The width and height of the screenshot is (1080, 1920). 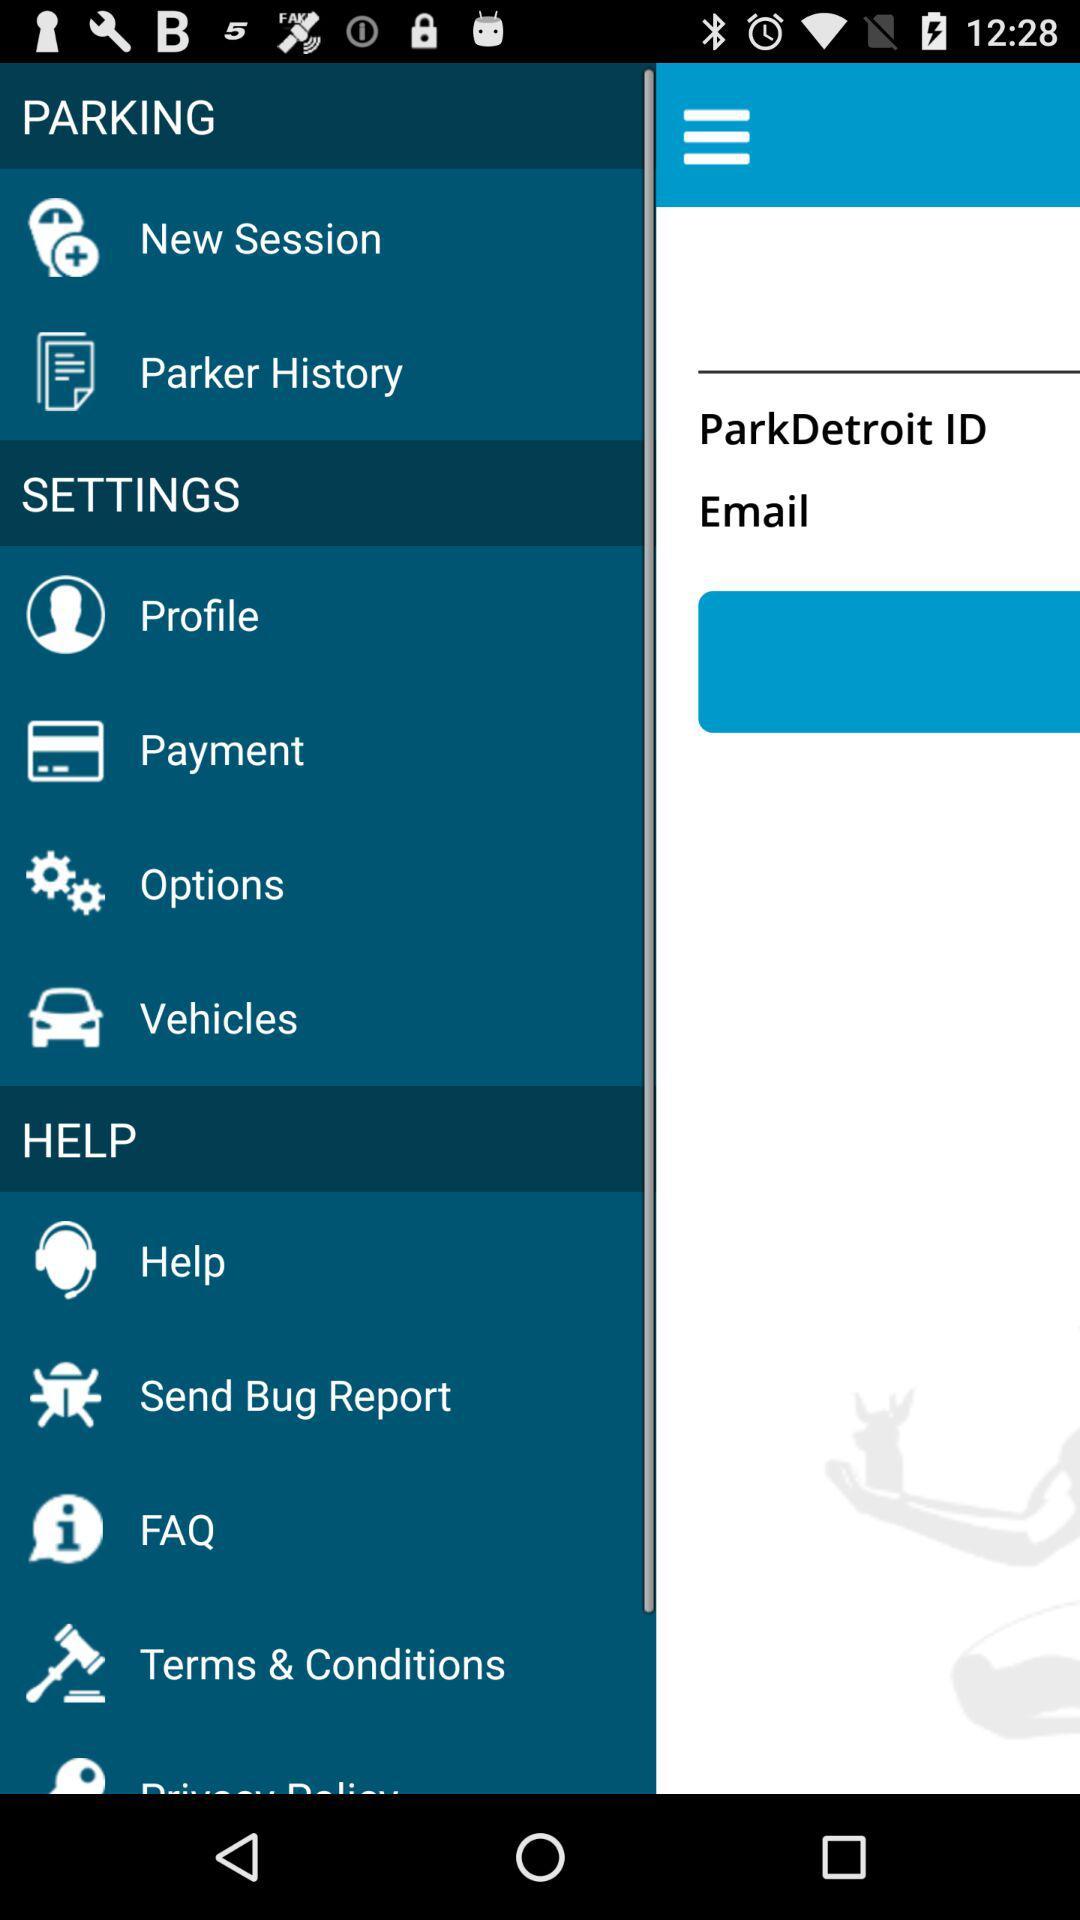 What do you see at coordinates (295, 1393) in the screenshot?
I see `the icon above the faq` at bounding box center [295, 1393].